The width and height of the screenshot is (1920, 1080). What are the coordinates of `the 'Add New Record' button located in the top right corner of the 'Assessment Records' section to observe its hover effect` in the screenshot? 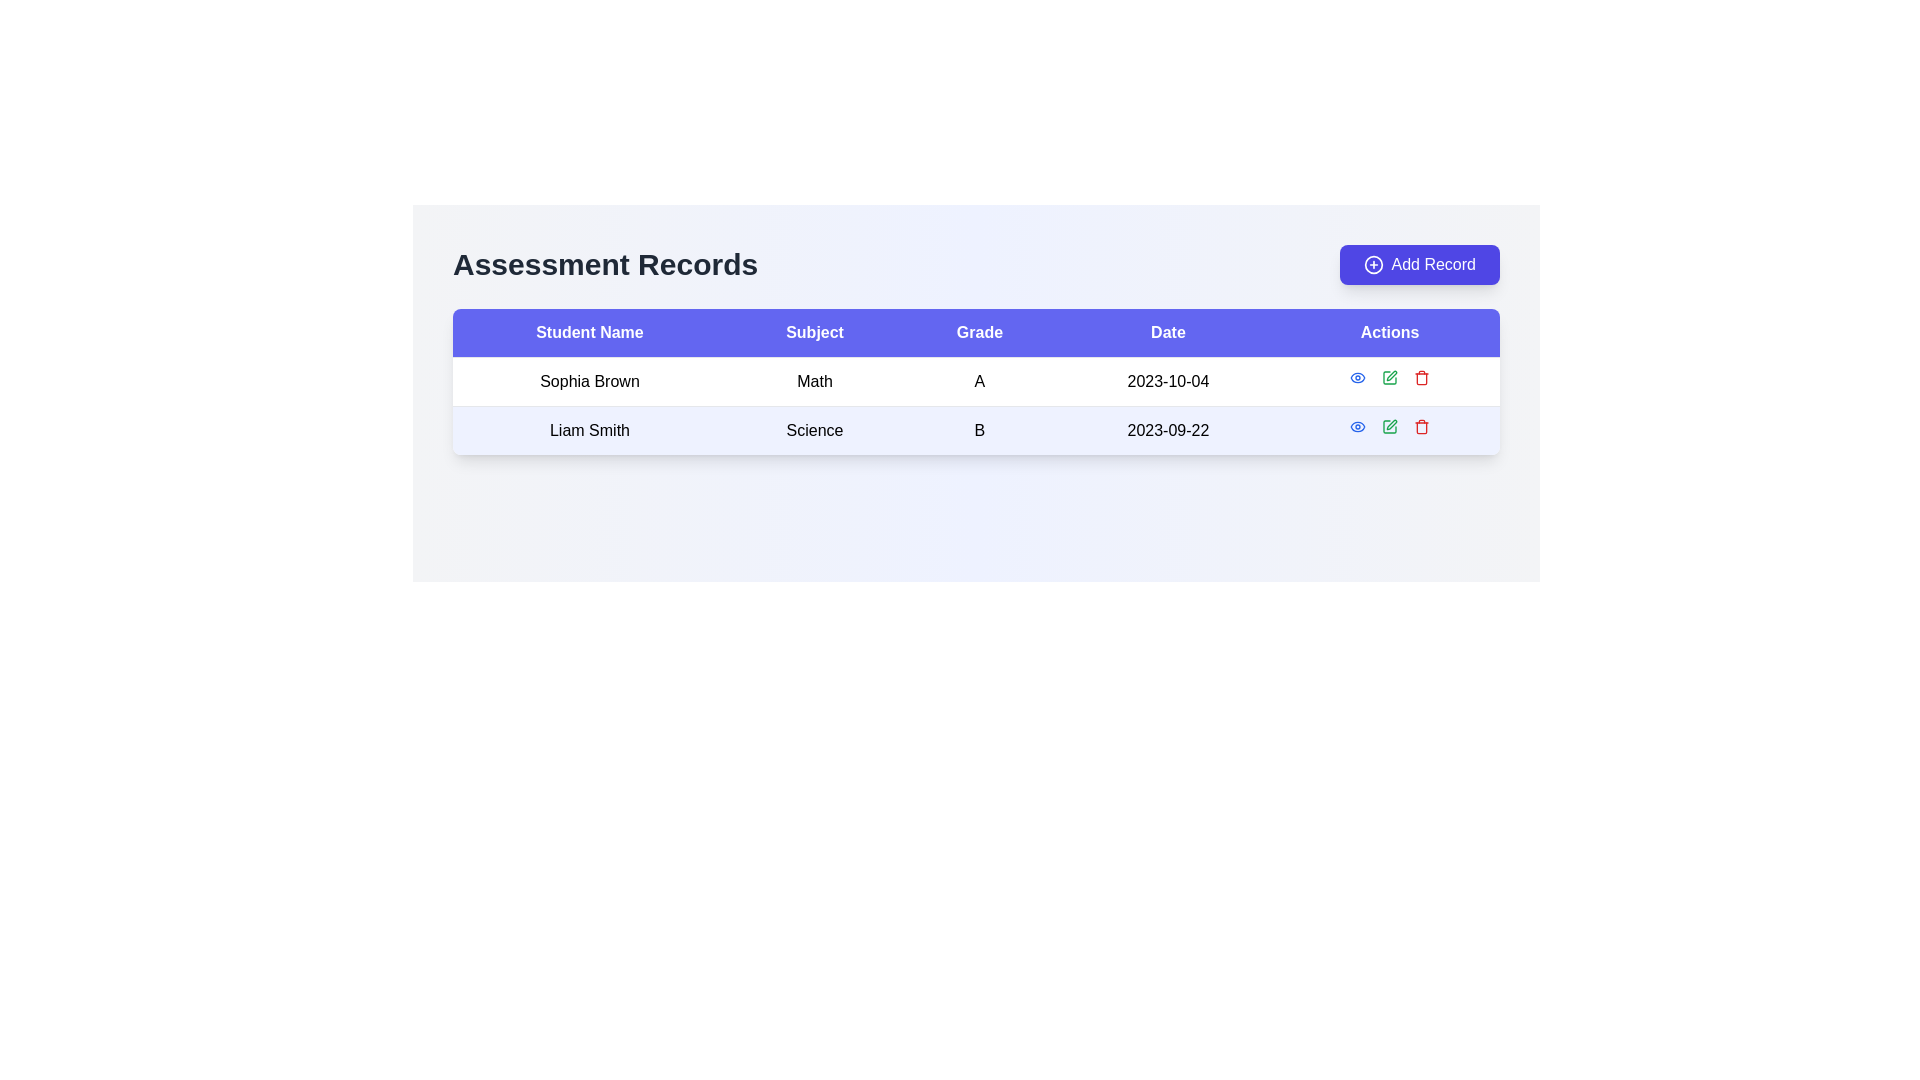 It's located at (1418, 264).